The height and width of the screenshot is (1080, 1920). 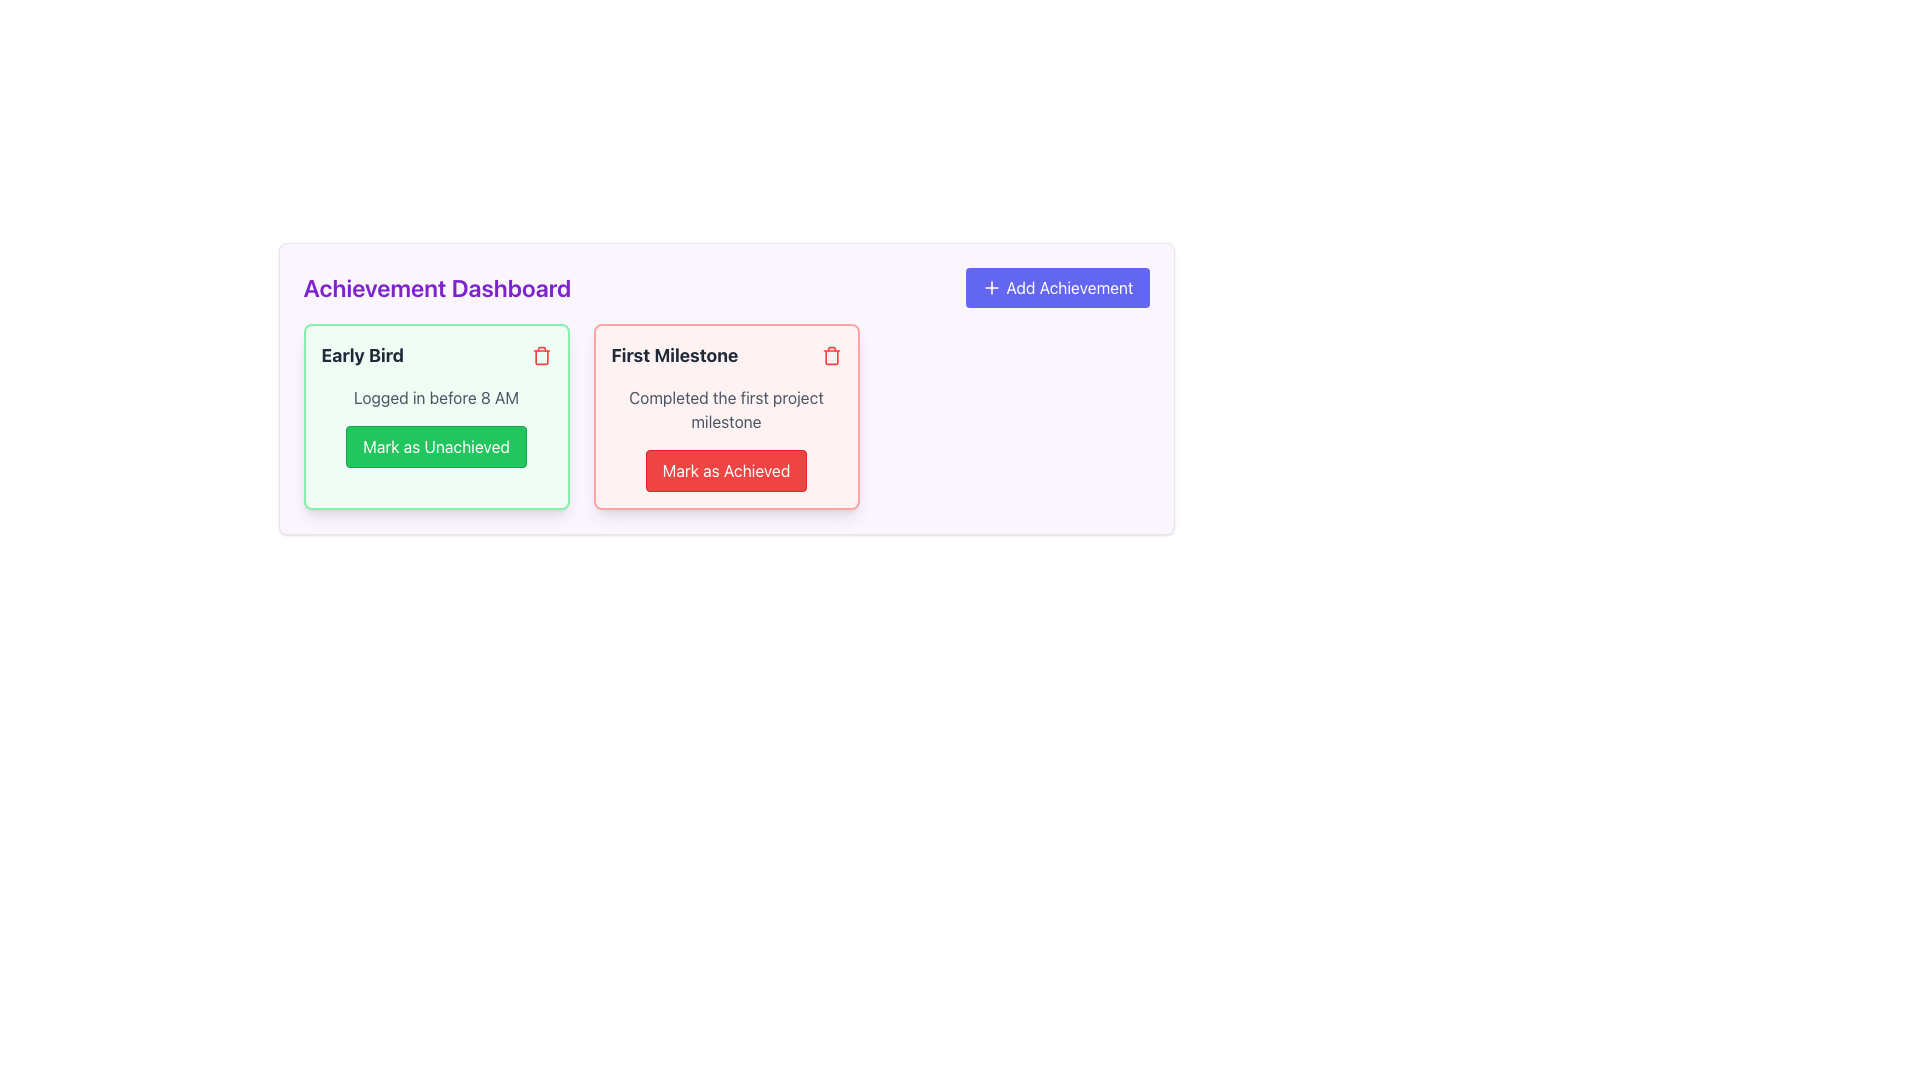 I want to click on the red trash icon located in the top-right corner of the 'Early Bird' card, so click(x=541, y=354).